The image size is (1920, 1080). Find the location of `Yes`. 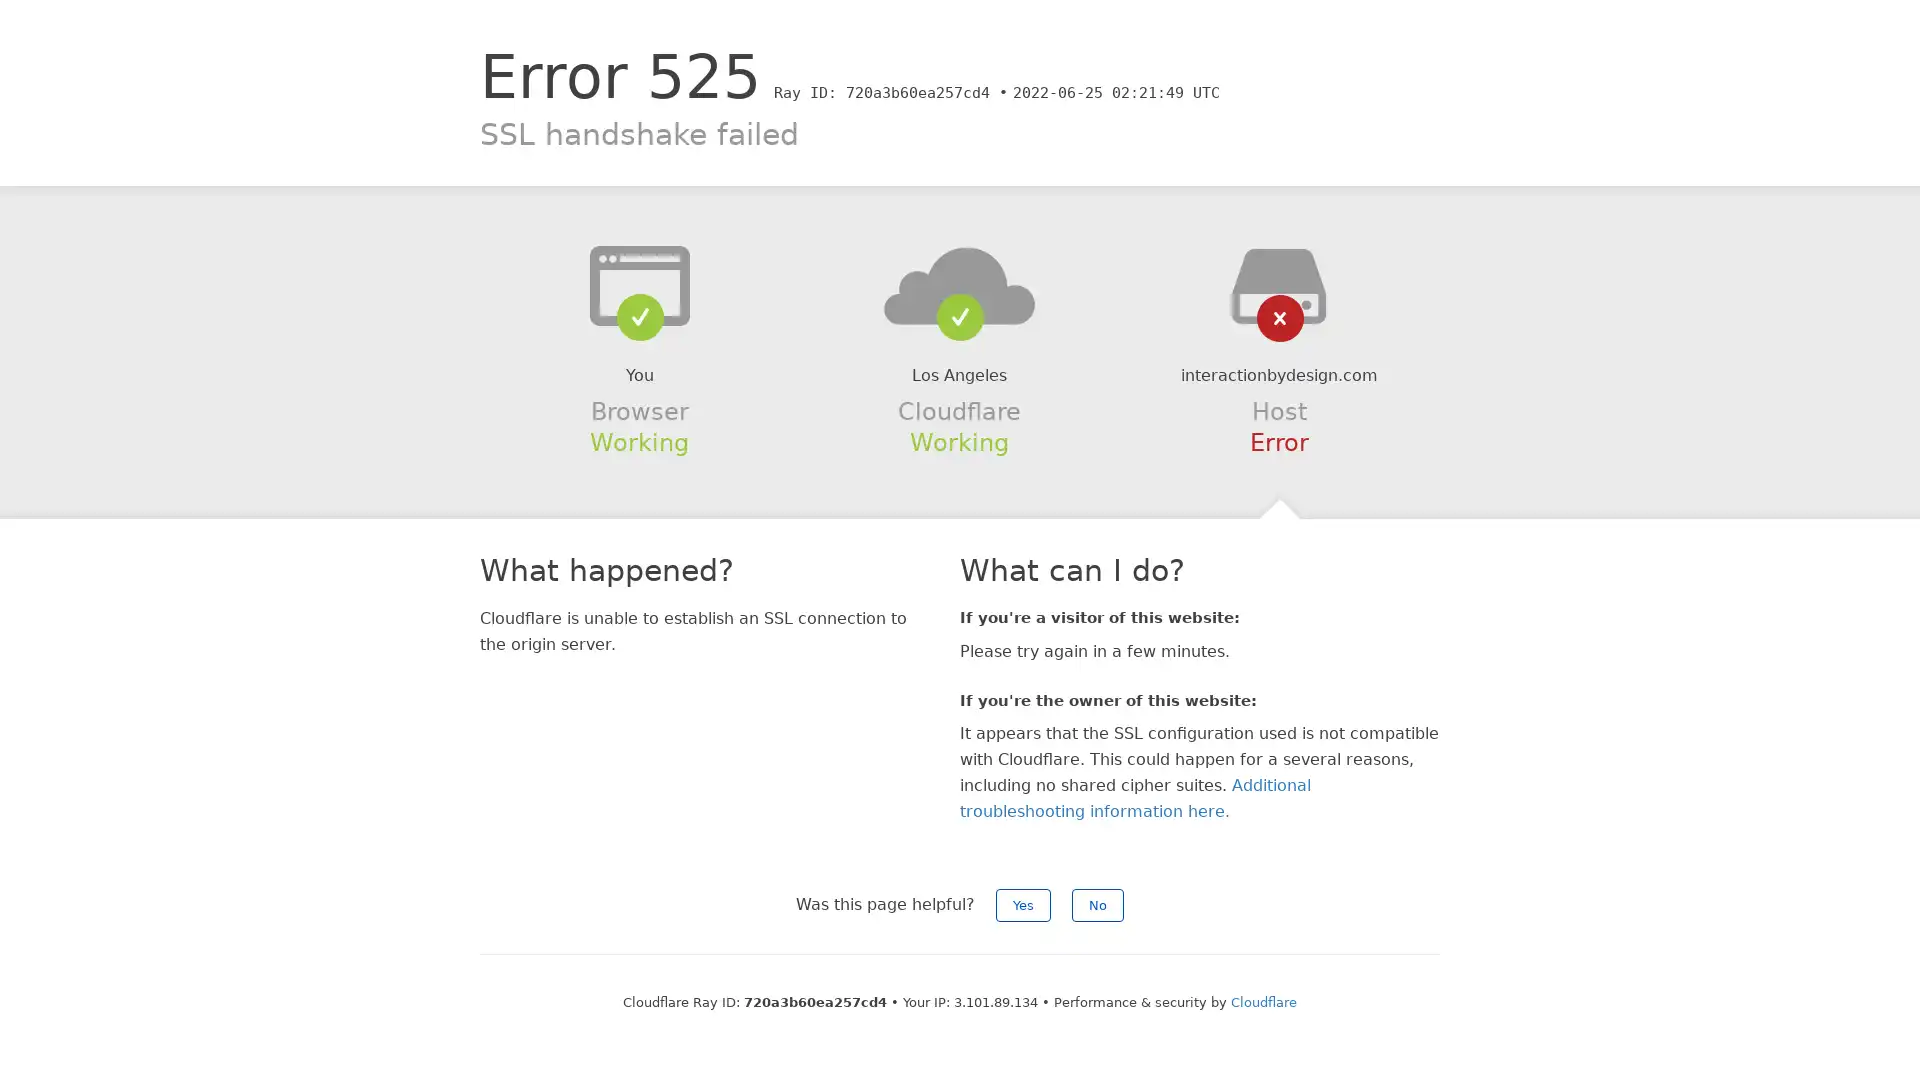

Yes is located at coordinates (1023, 905).